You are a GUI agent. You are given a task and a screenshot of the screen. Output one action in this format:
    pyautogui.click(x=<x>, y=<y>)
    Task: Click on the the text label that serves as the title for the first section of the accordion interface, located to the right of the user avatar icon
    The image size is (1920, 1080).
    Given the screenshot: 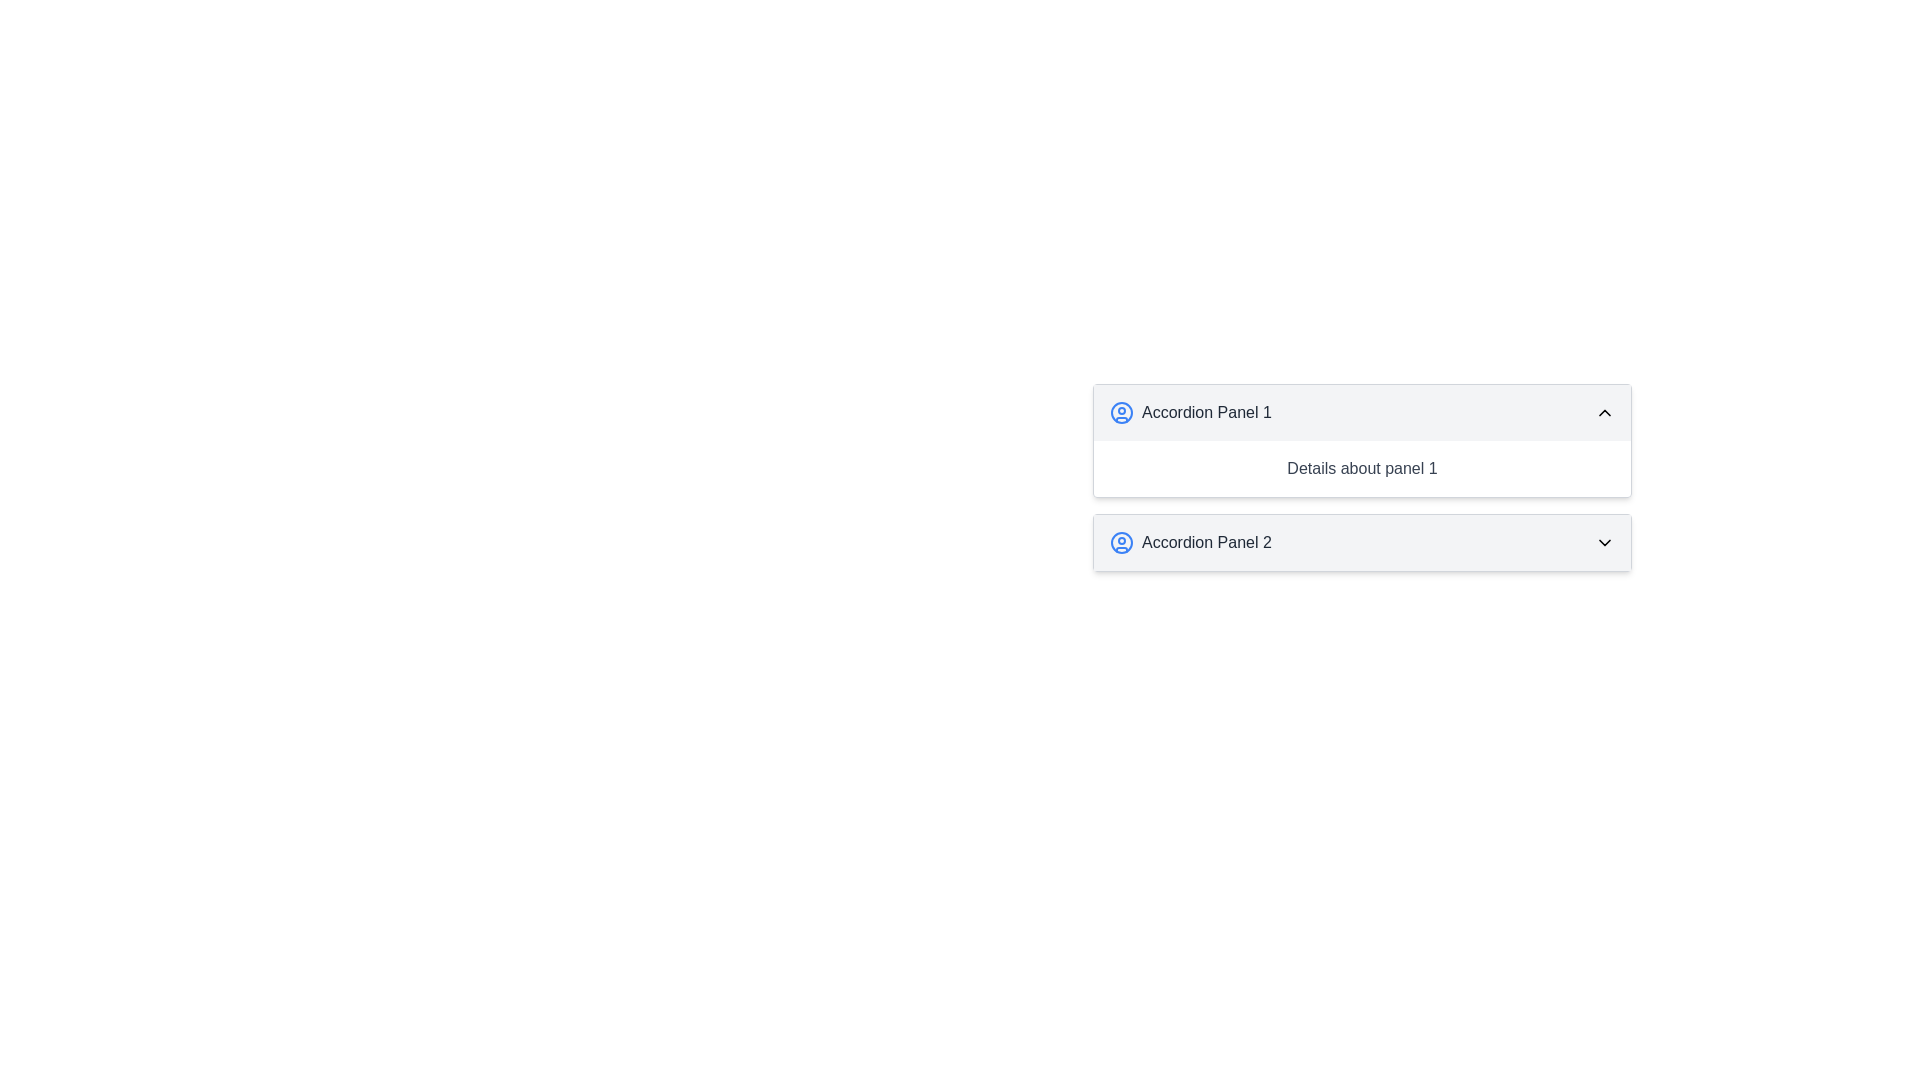 What is the action you would take?
    pyautogui.click(x=1205, y=411)
    